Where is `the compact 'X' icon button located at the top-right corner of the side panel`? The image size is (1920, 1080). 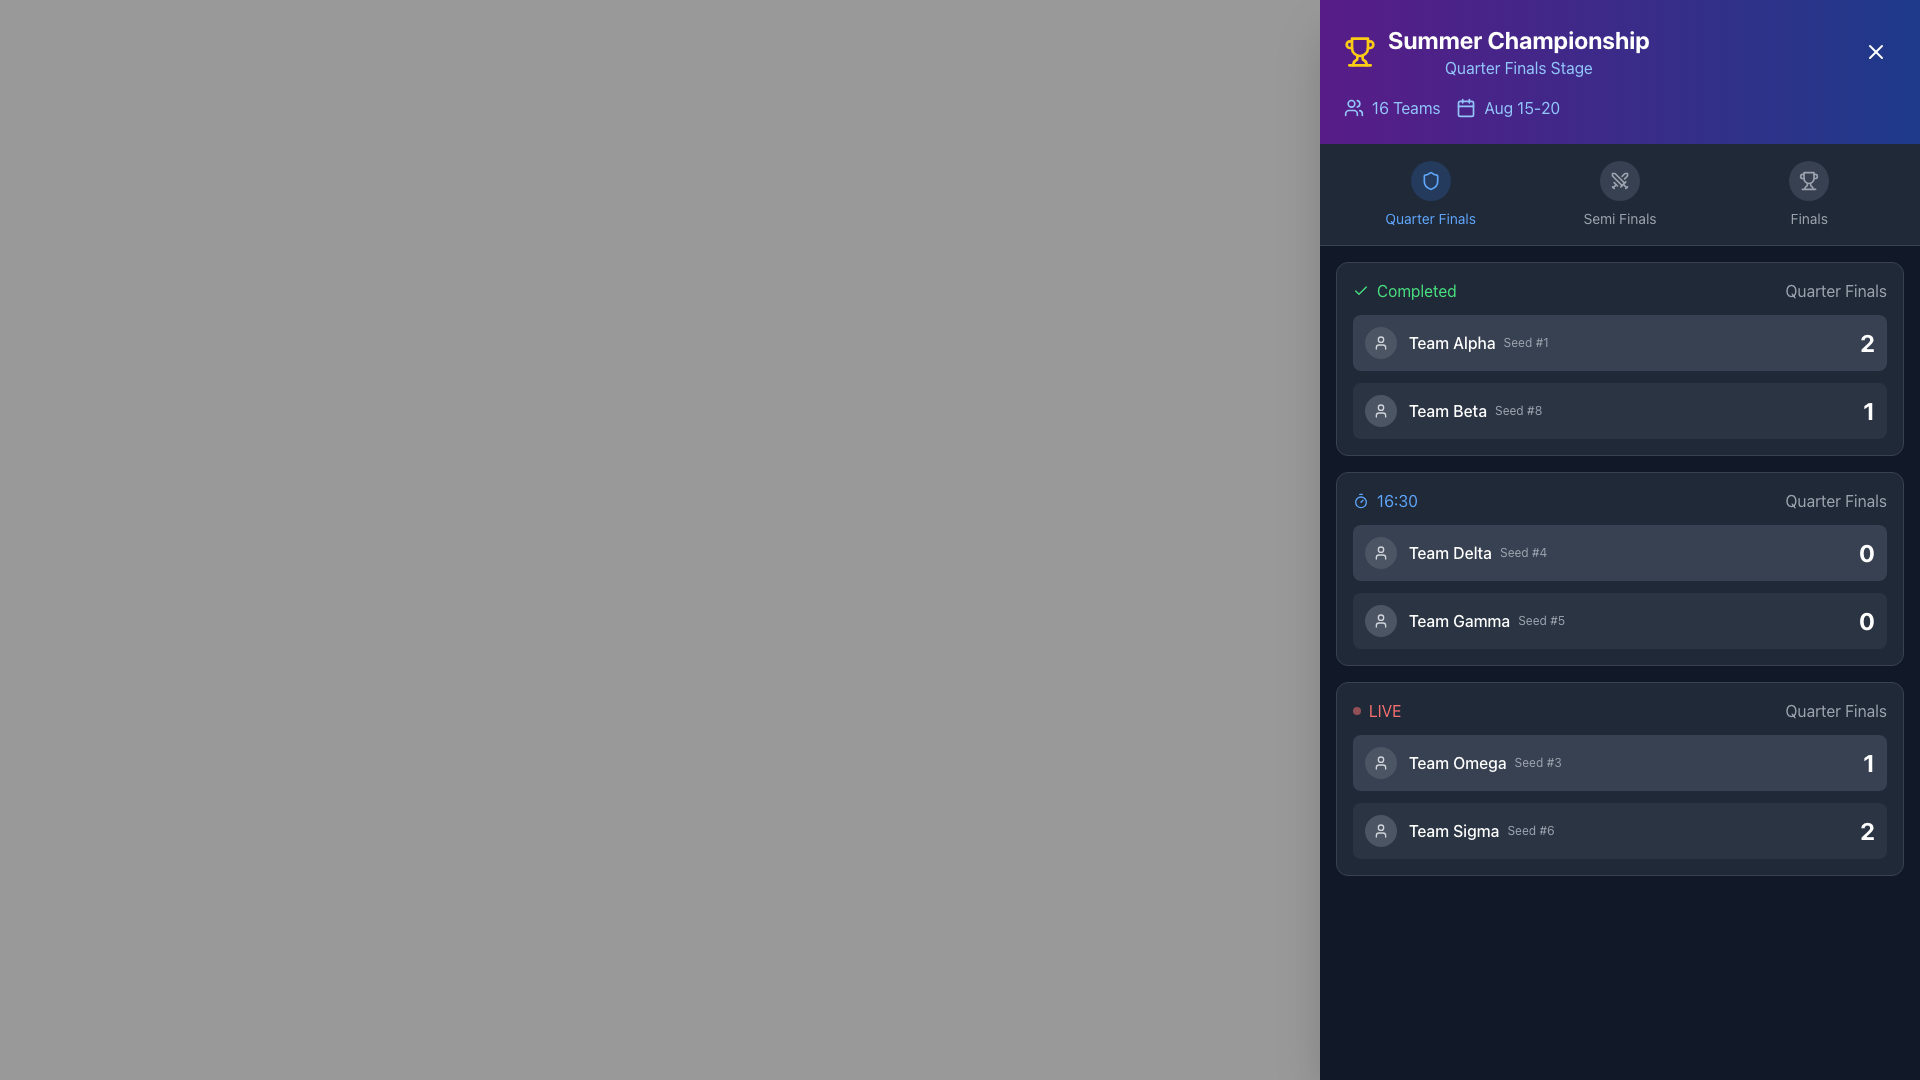
the compact 'X' icon button located at the top-right corner of the side panel is located at coordinates (1875, 50).